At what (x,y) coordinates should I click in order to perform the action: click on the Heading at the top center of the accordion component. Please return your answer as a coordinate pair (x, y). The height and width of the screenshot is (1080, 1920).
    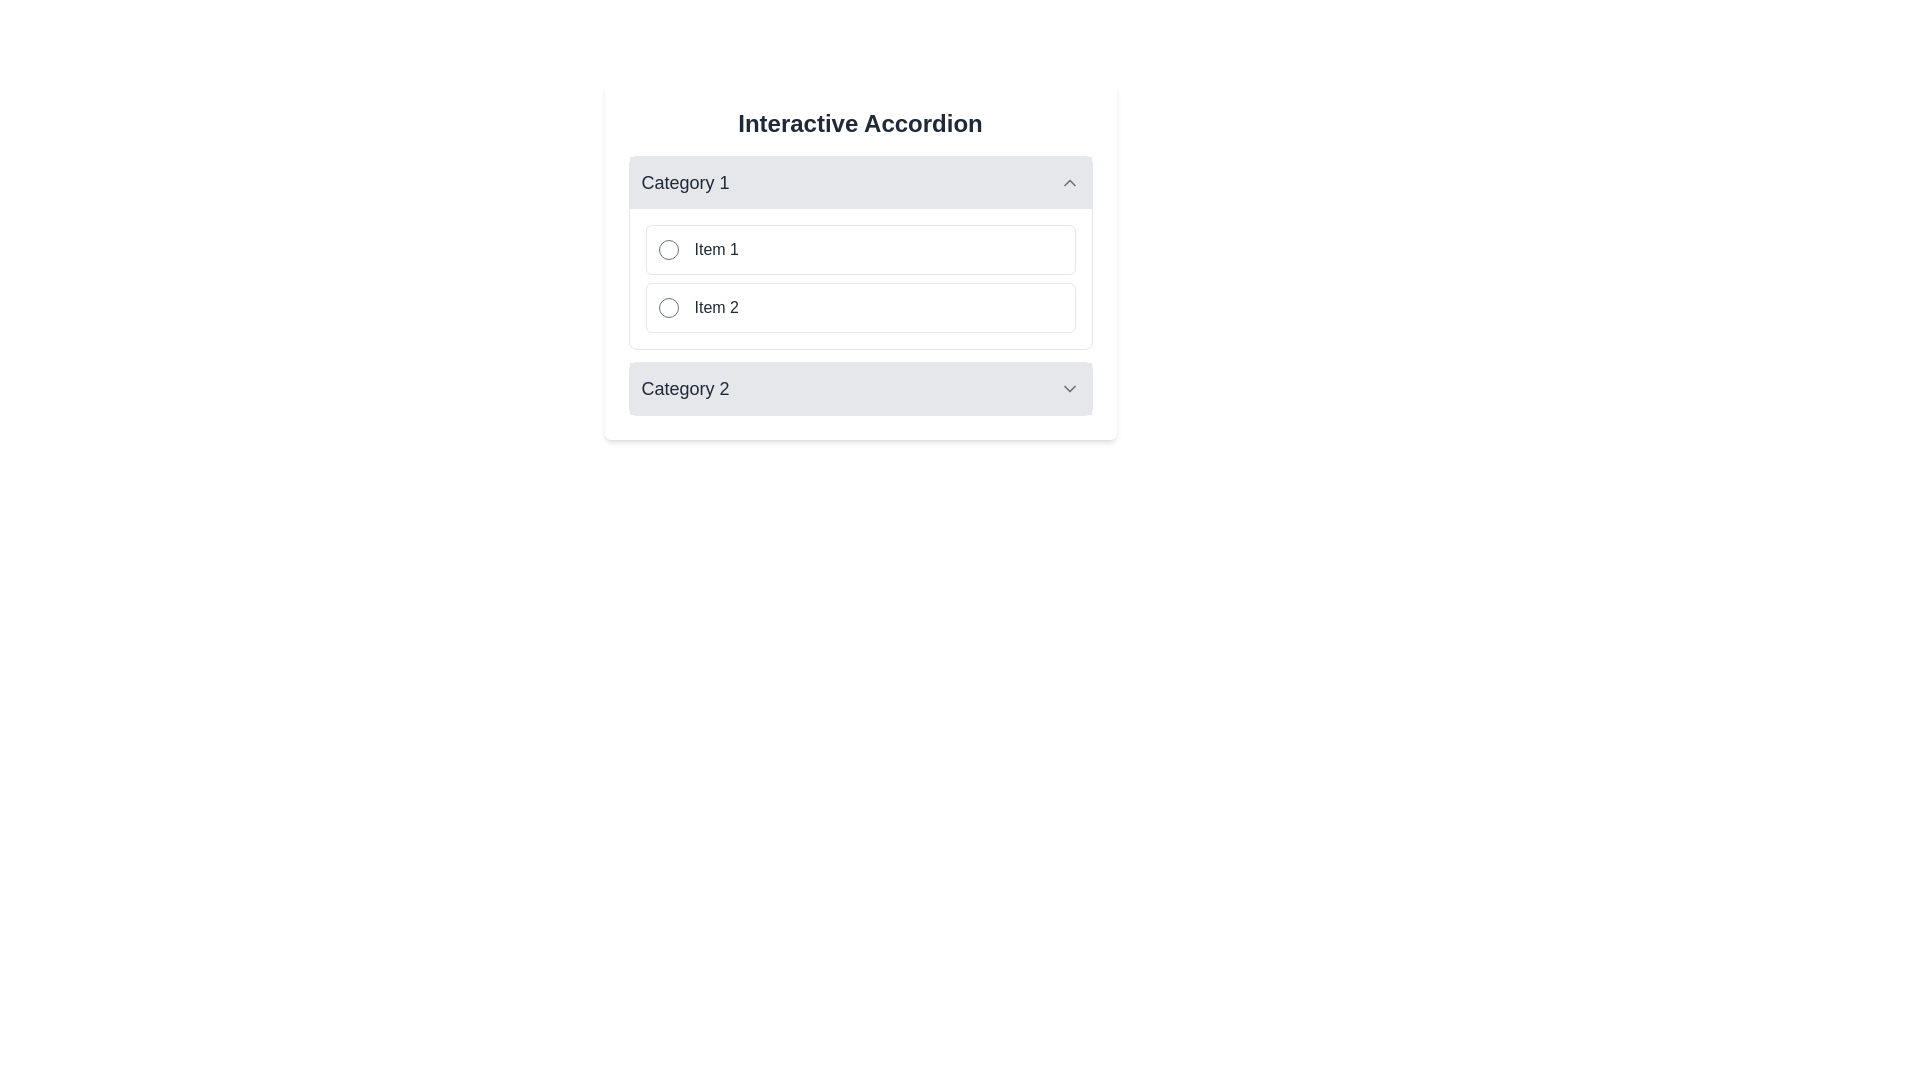
    Looking at the image, I should click on (860, 123).